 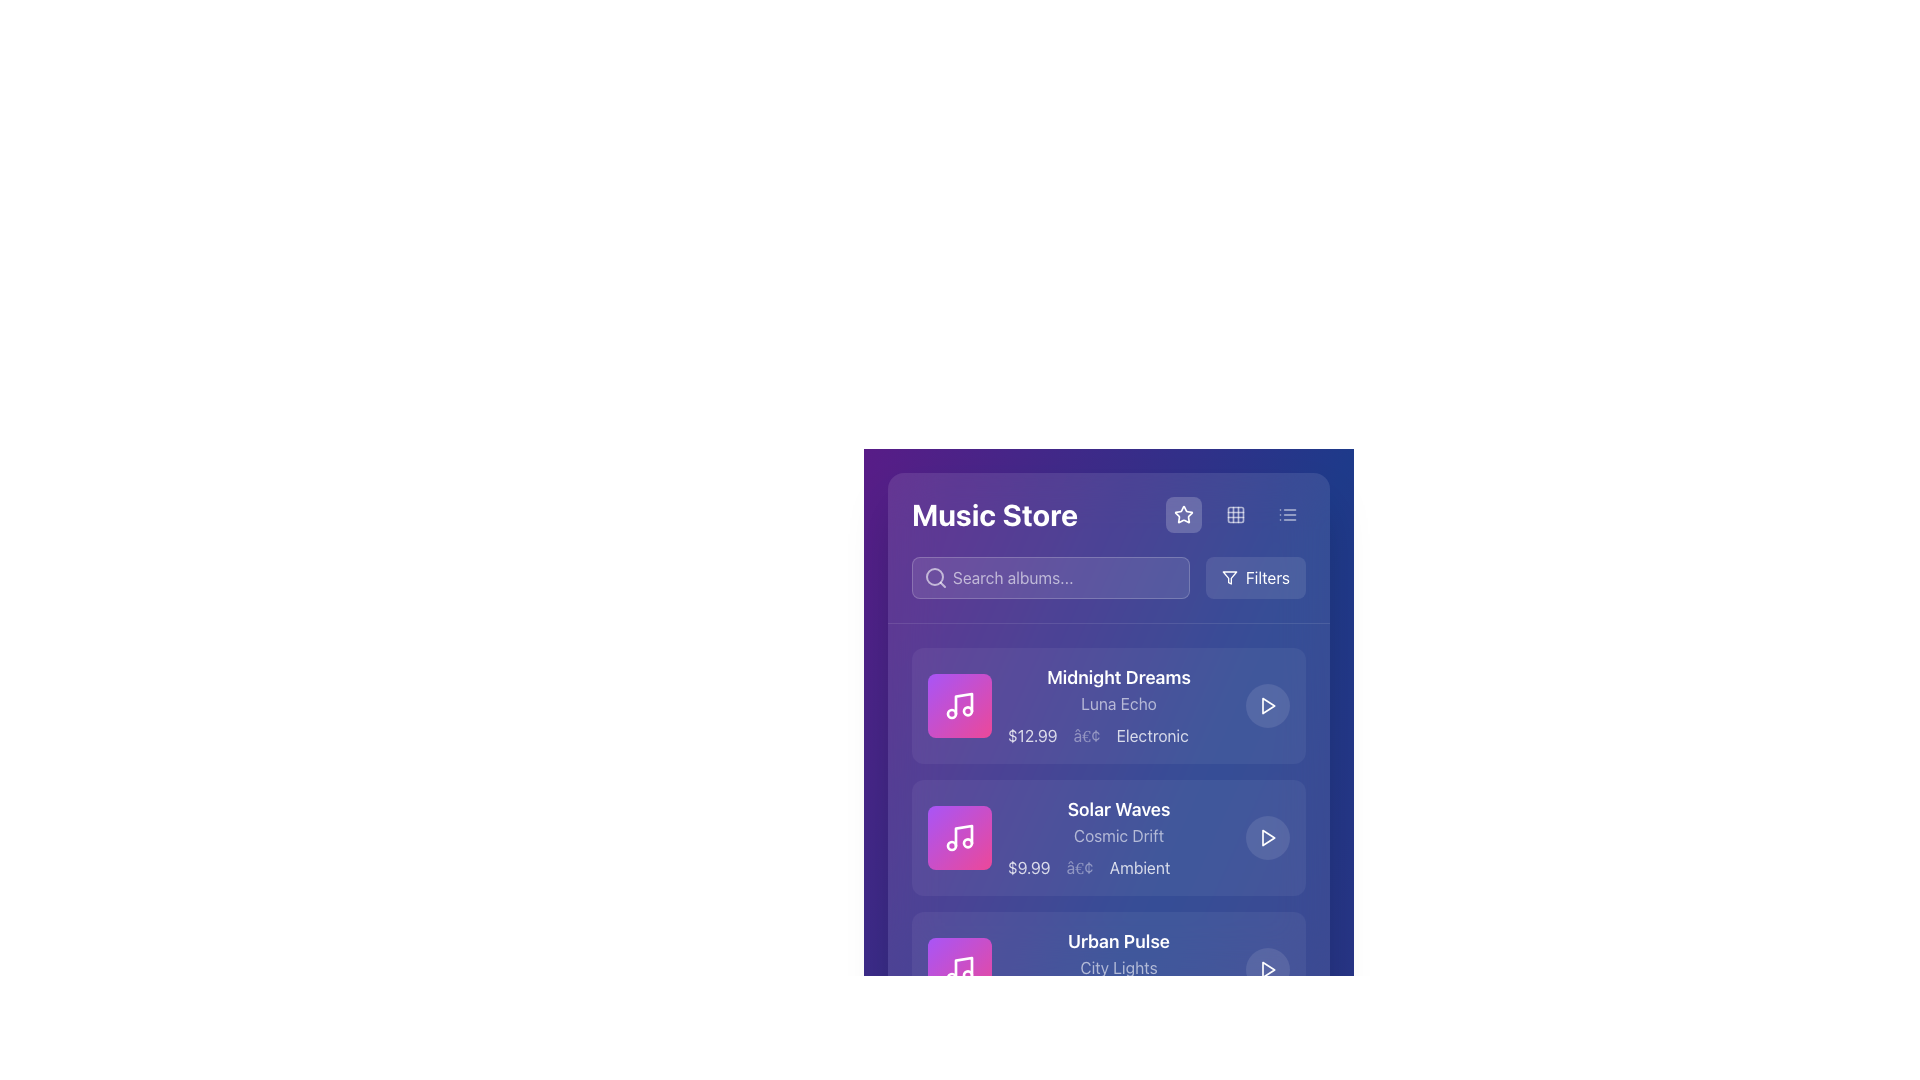 I want to click on the genre tag or category label for the 'Solar Waves' album, which is positioned beneath the album entry to the right of the '$9.99' price text, so click(x=1140, y=866).